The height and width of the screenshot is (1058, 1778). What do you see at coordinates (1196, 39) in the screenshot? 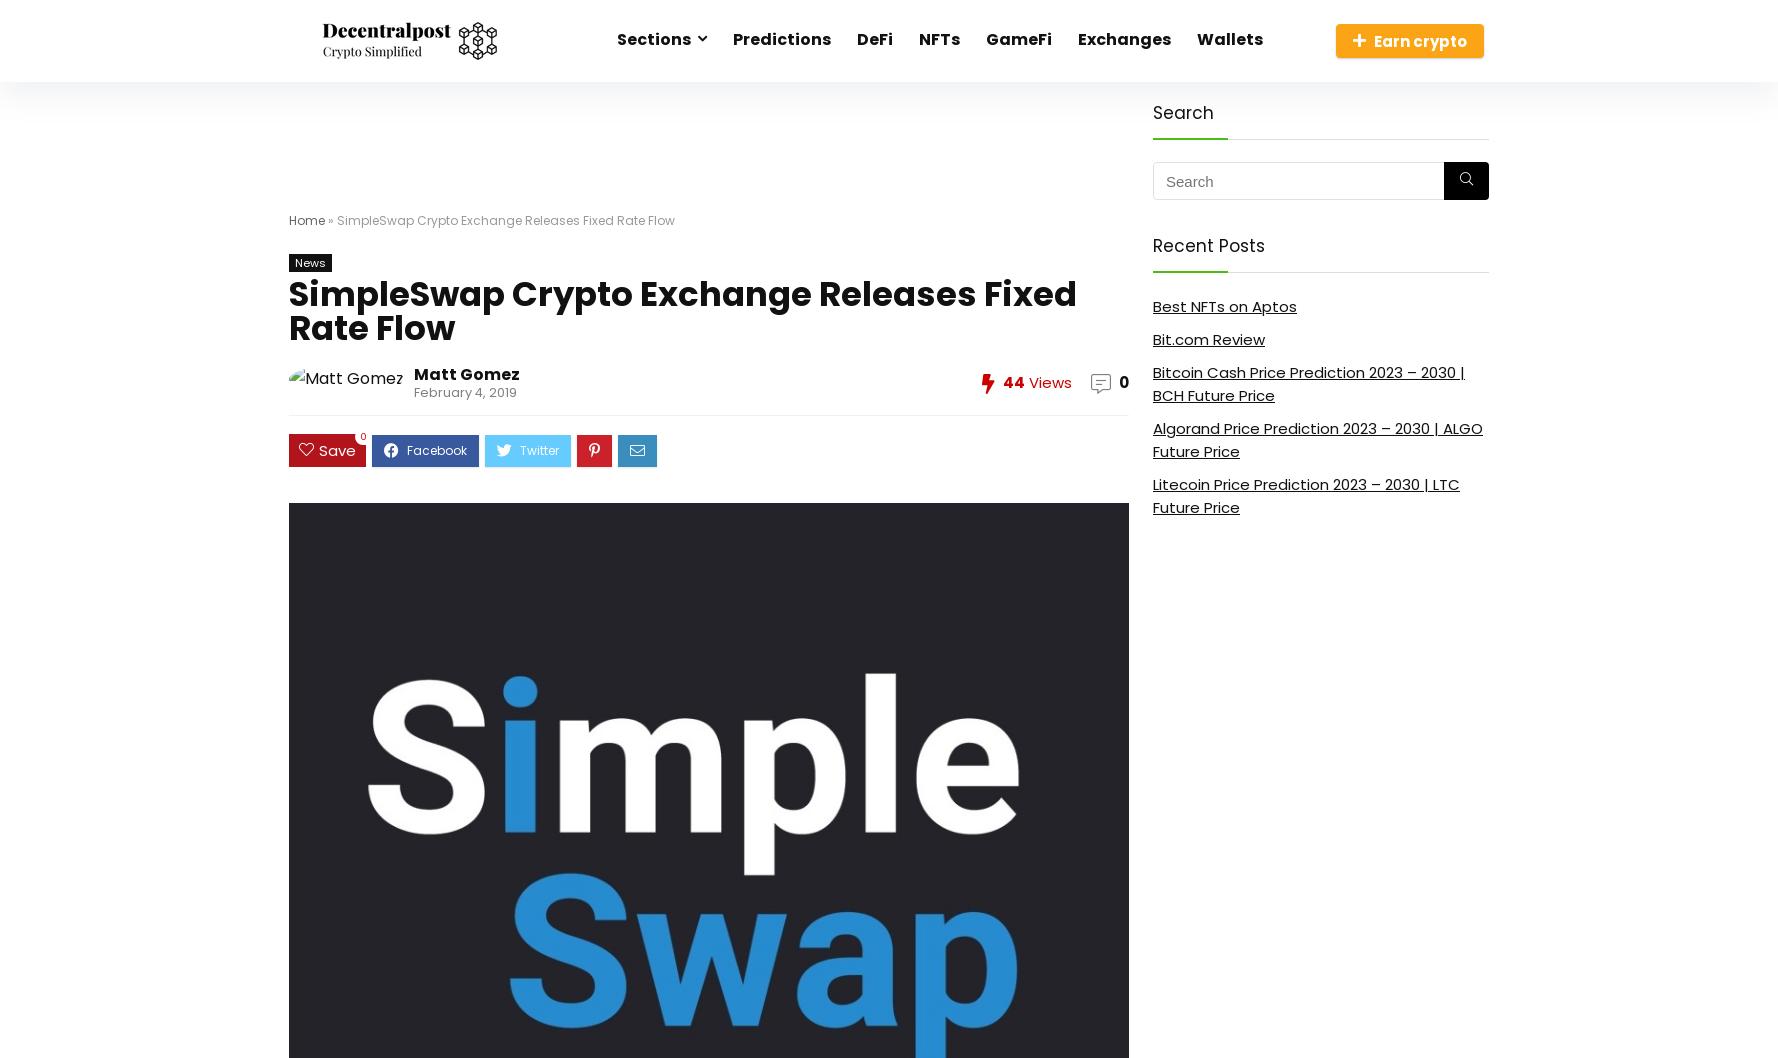
I see `'Wallets'` at bounding box center [1196, 39].